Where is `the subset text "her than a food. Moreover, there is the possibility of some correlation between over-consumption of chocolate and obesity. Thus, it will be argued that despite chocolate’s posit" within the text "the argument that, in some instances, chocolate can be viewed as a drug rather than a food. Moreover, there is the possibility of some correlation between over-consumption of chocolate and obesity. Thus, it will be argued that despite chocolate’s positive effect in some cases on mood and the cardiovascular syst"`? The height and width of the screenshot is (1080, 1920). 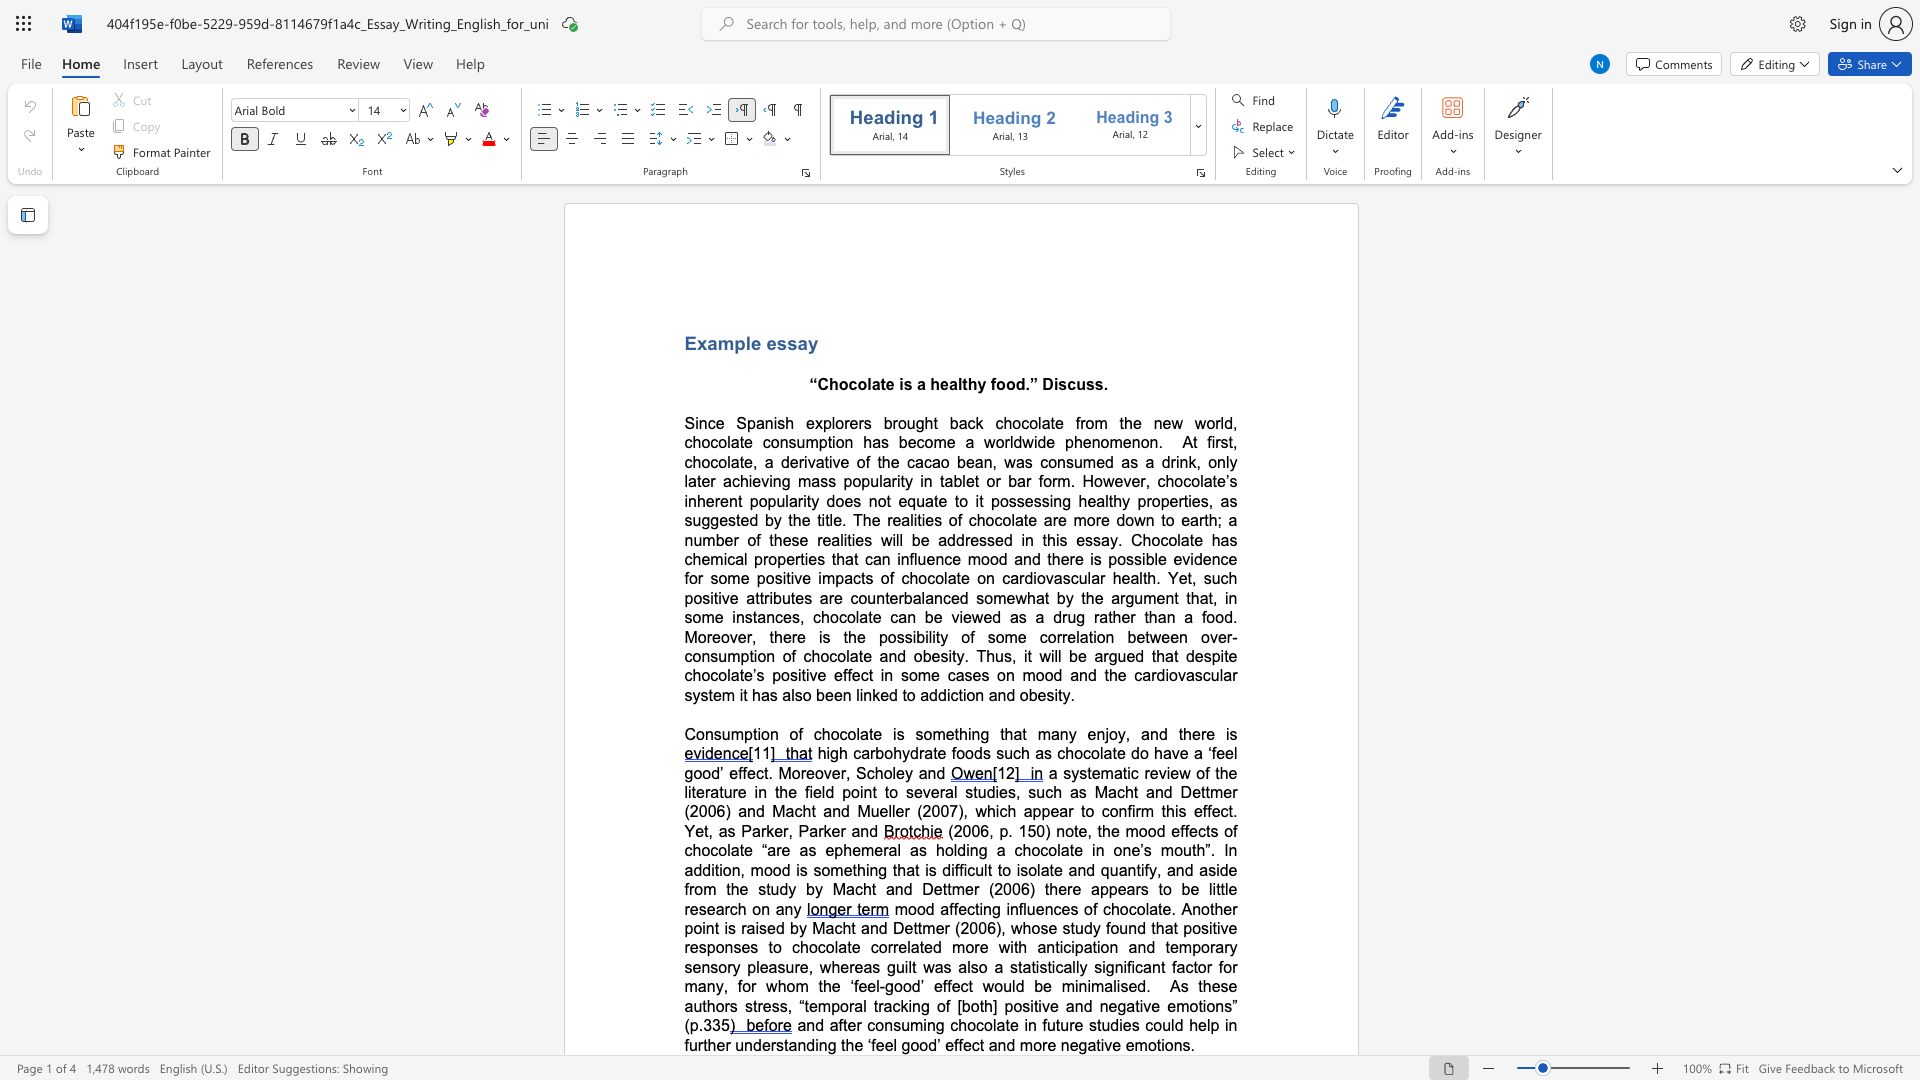 the subset text "her than a food. Moreover, there is the possibility of some correlation between over-consumption of chocolate and obesity. Thus, it will be argued that despite chocolate’s posit" within the text "the argument that, in some instances, chocolate can be viewed as a drug rather than a food. Moreover, there is the possibility of some correlation between over-consumption of chocolate and obesity. Thus, it will be argued that despite chocolate’s positive effect in some cases on mood and the cardiovascular syst" is located at coordinates (1111, 616).